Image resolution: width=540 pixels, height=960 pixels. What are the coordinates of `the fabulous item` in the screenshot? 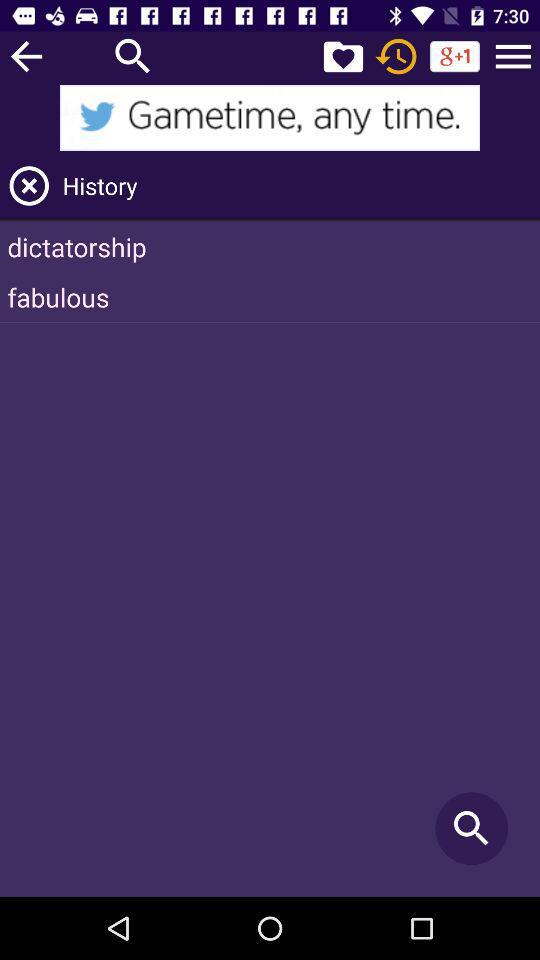 It's located at (270, 296).